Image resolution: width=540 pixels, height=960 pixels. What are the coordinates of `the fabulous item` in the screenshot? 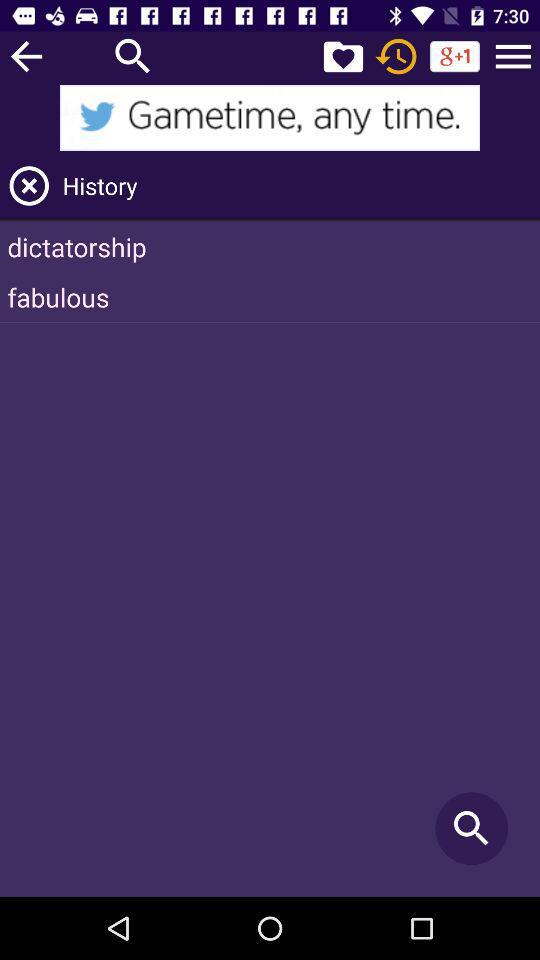 It's located at (270, 296).